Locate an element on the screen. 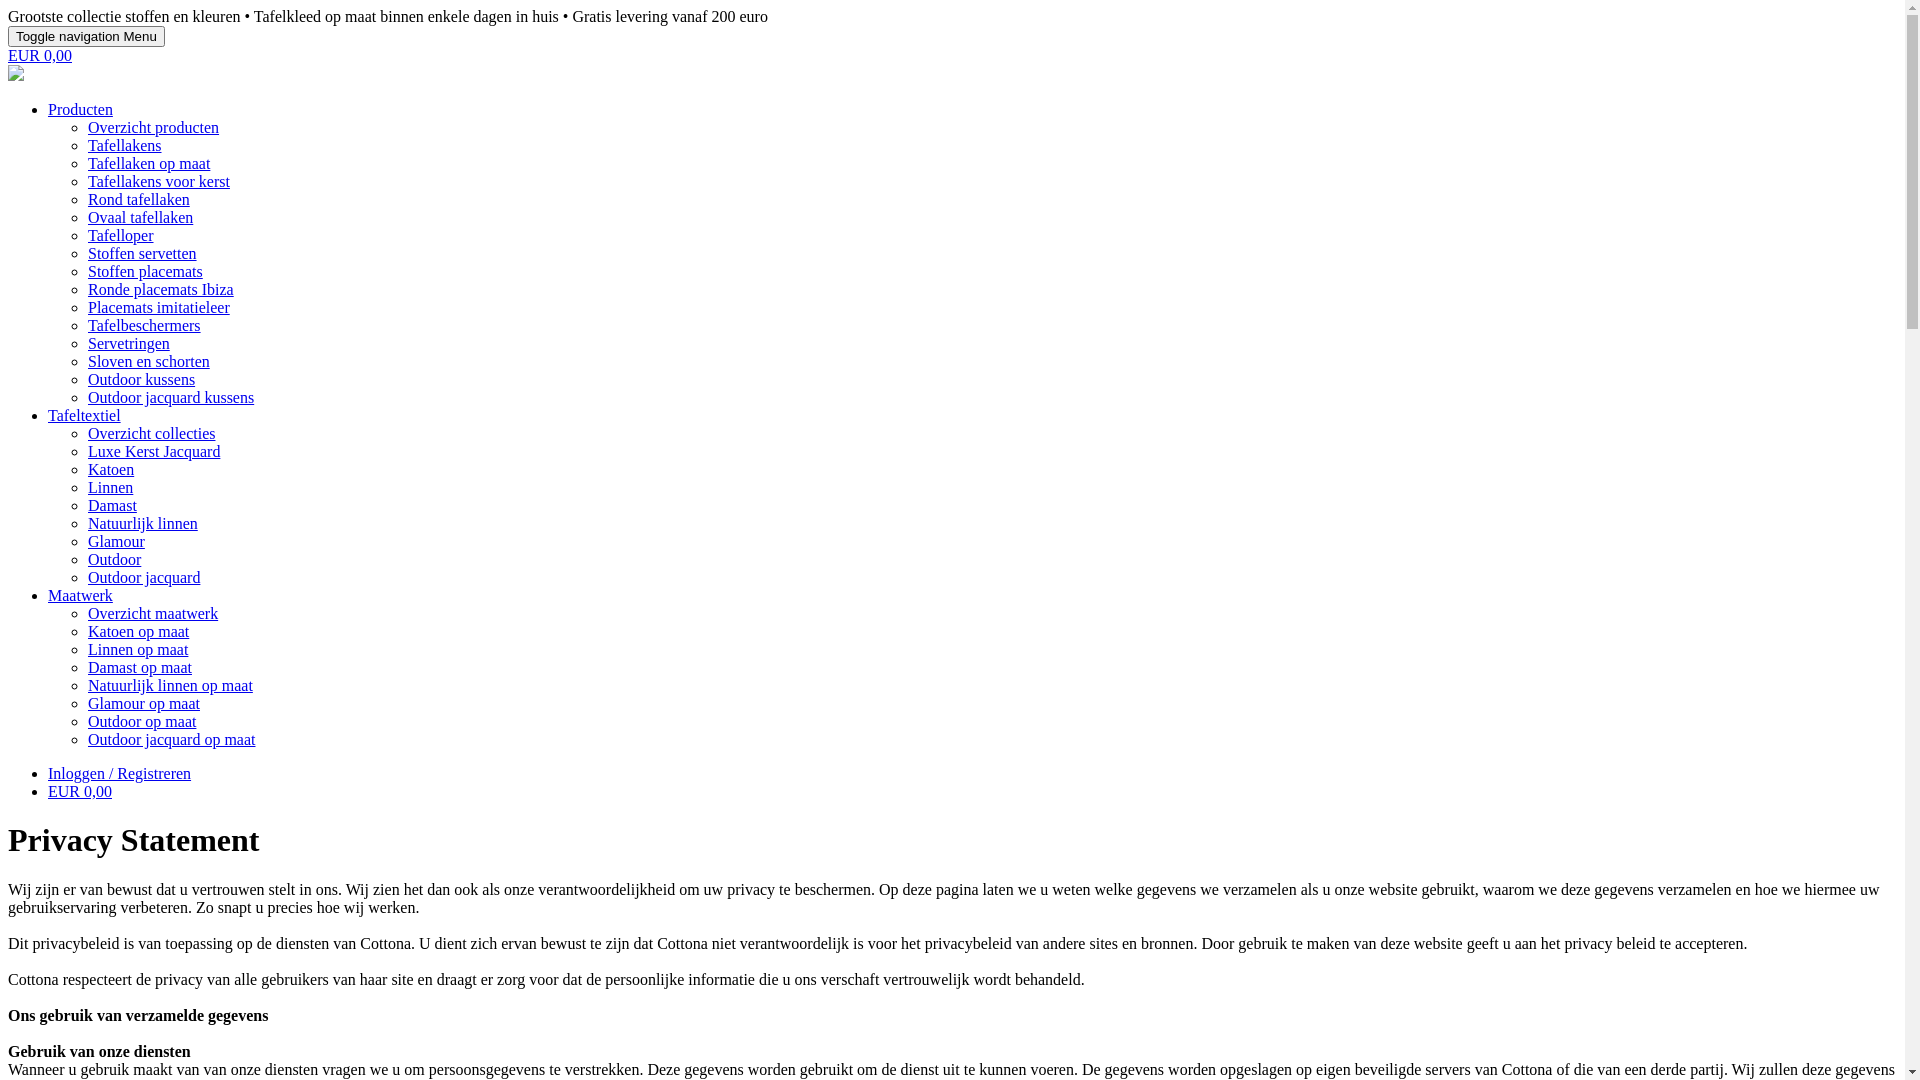 This screenshot has width=1920, height=1080. 'Ronde placemats Ibiza' is located at coordinates (161, 289).